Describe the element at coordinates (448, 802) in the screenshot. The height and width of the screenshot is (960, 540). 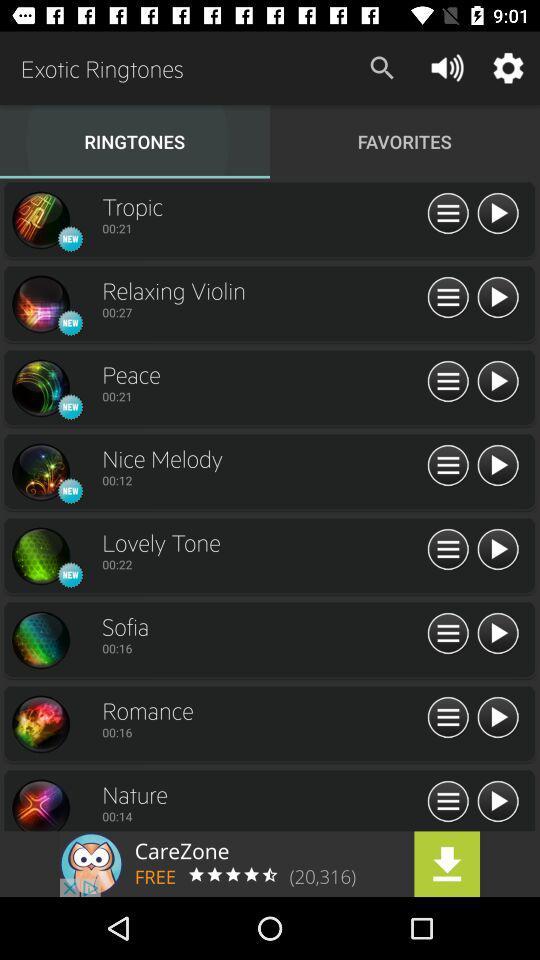
I see `more appsation` at that location.